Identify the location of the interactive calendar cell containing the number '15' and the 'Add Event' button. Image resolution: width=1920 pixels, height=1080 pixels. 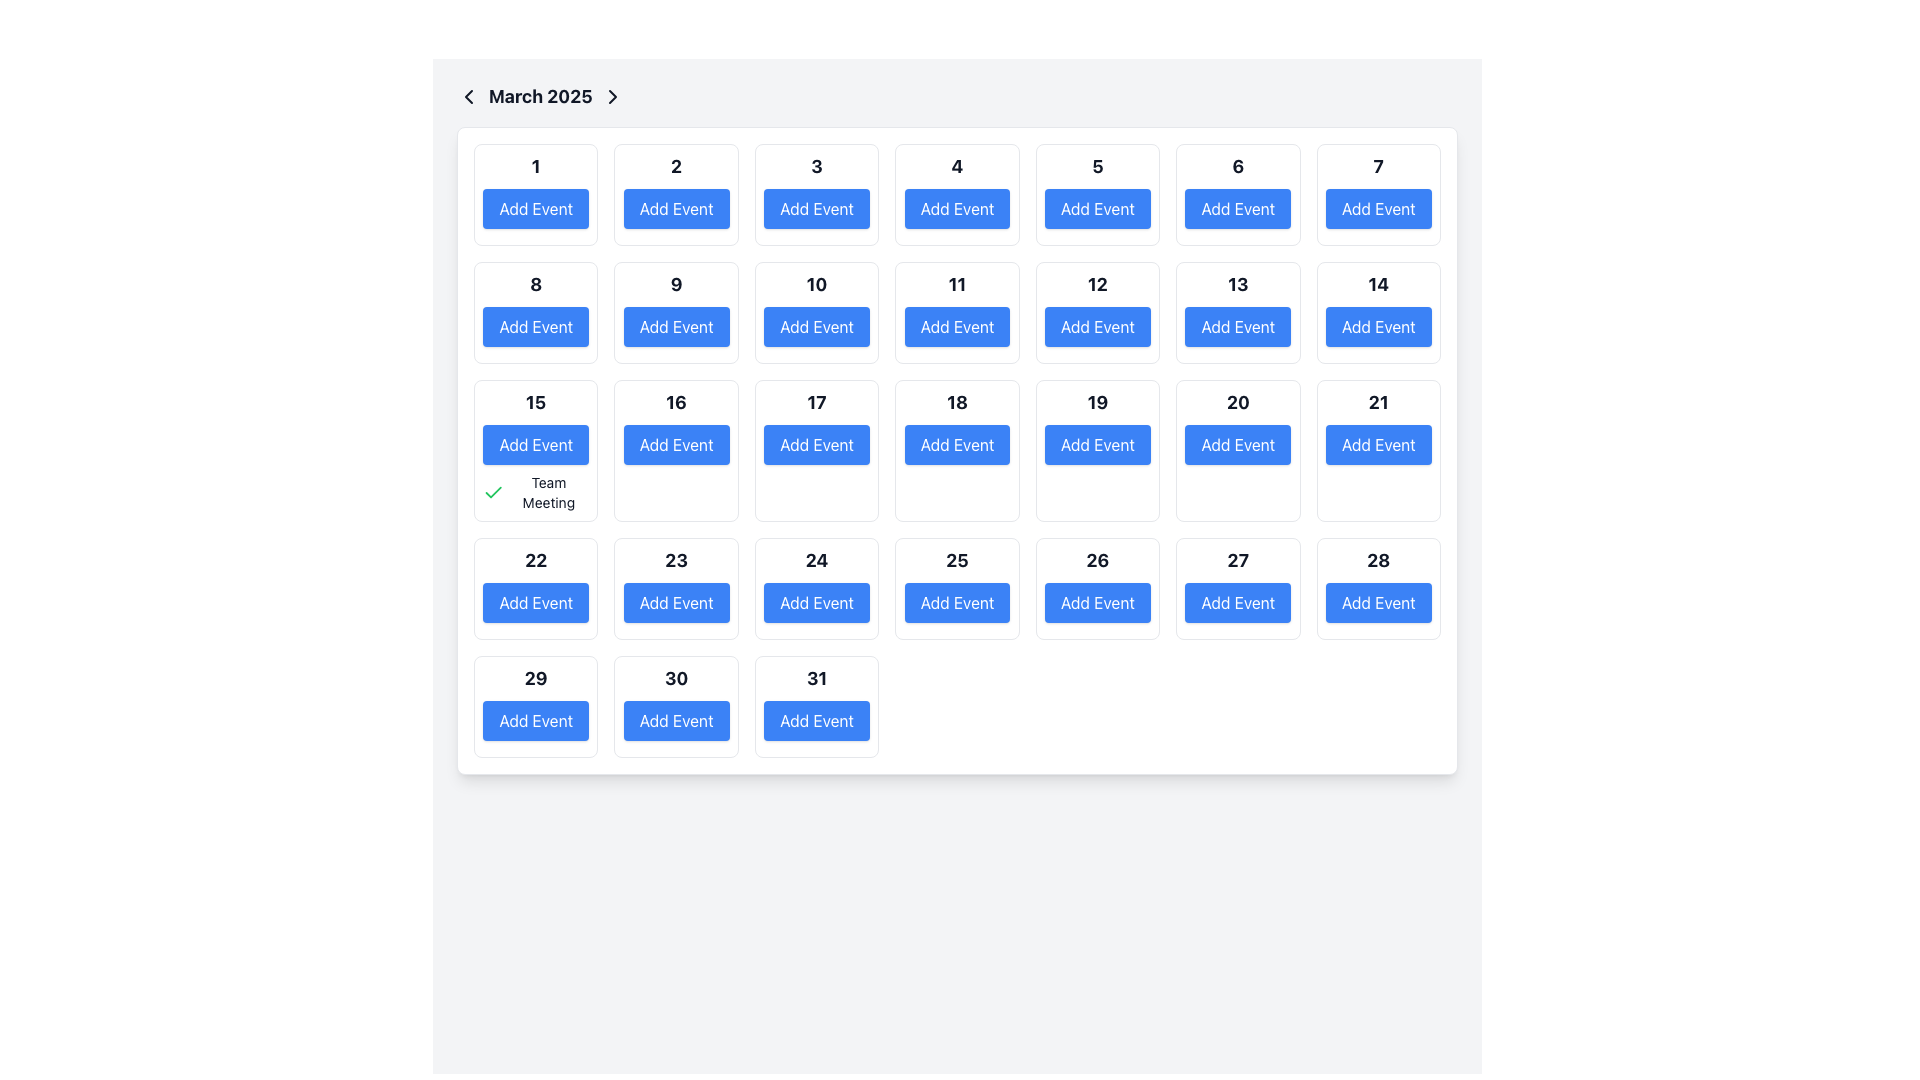
(536, 451).